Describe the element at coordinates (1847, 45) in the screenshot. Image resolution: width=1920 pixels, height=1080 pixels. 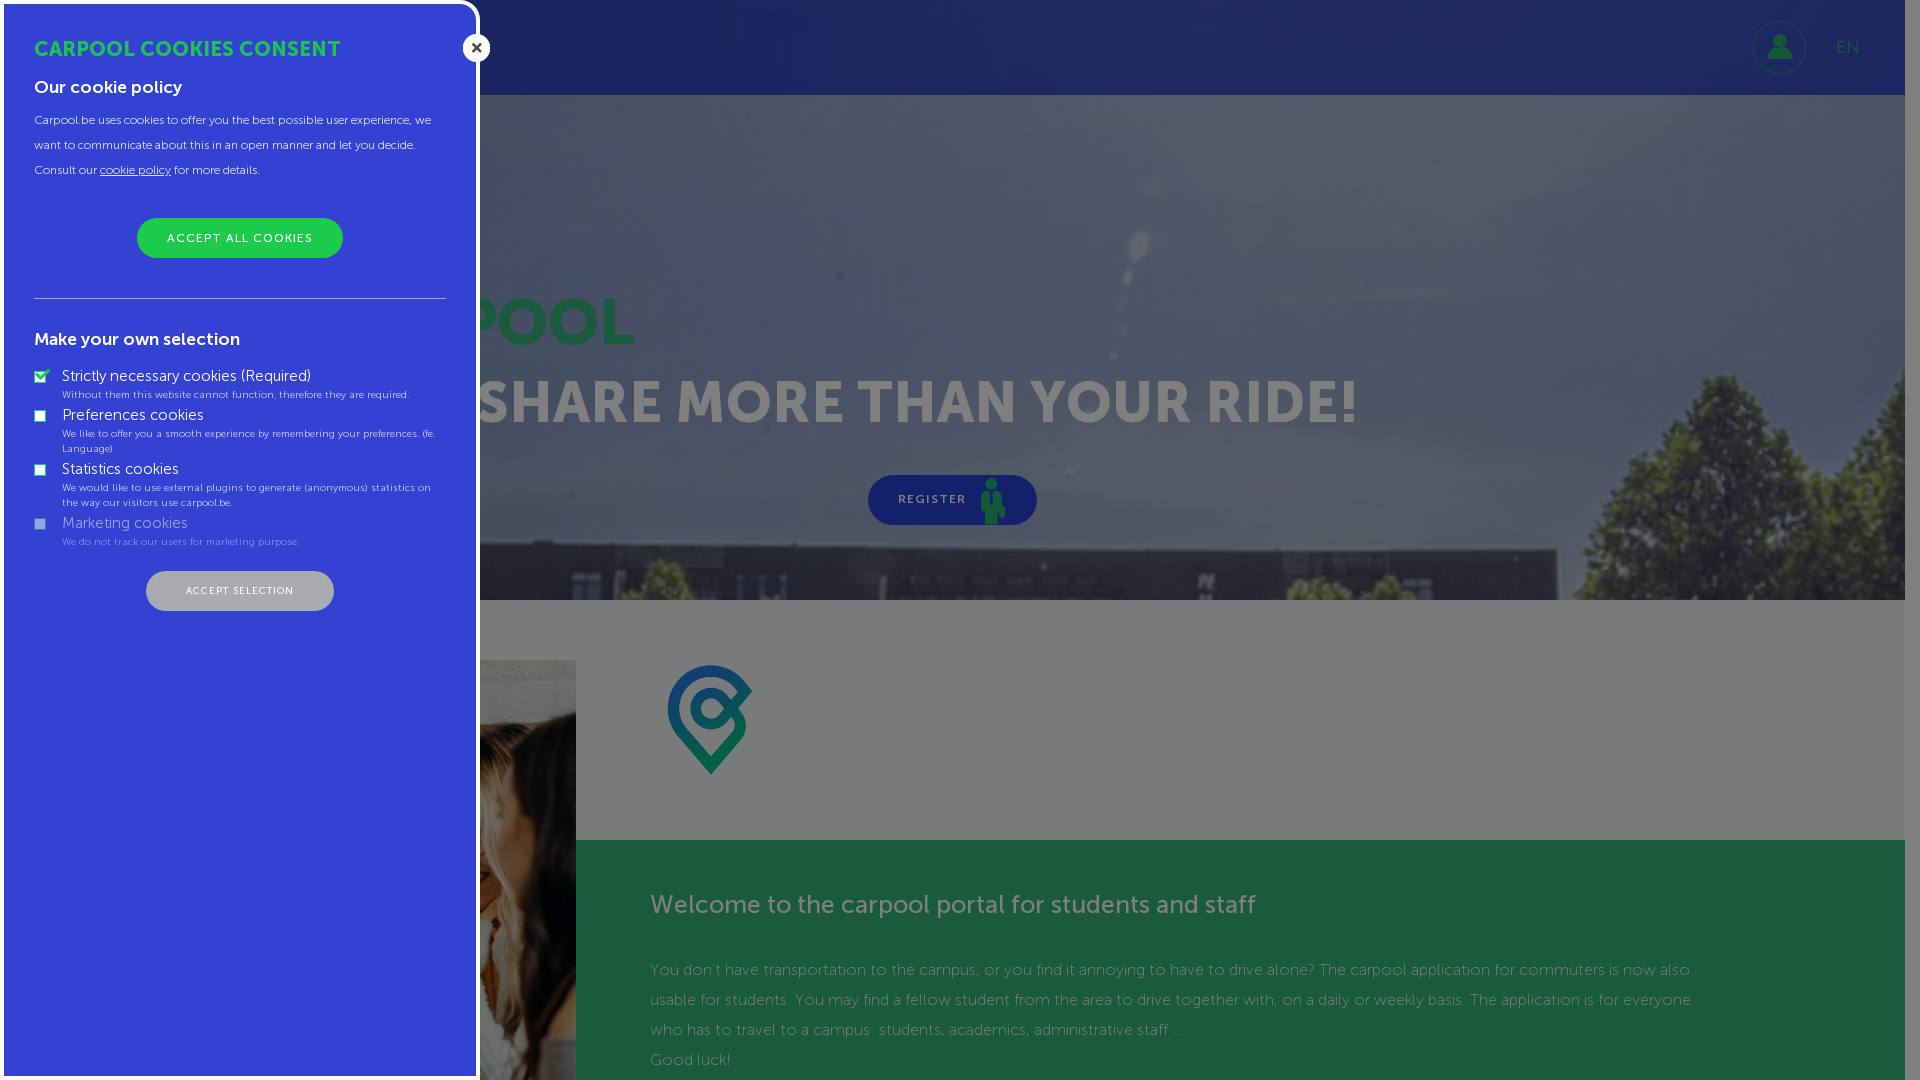
I see `'EN'` at that location.